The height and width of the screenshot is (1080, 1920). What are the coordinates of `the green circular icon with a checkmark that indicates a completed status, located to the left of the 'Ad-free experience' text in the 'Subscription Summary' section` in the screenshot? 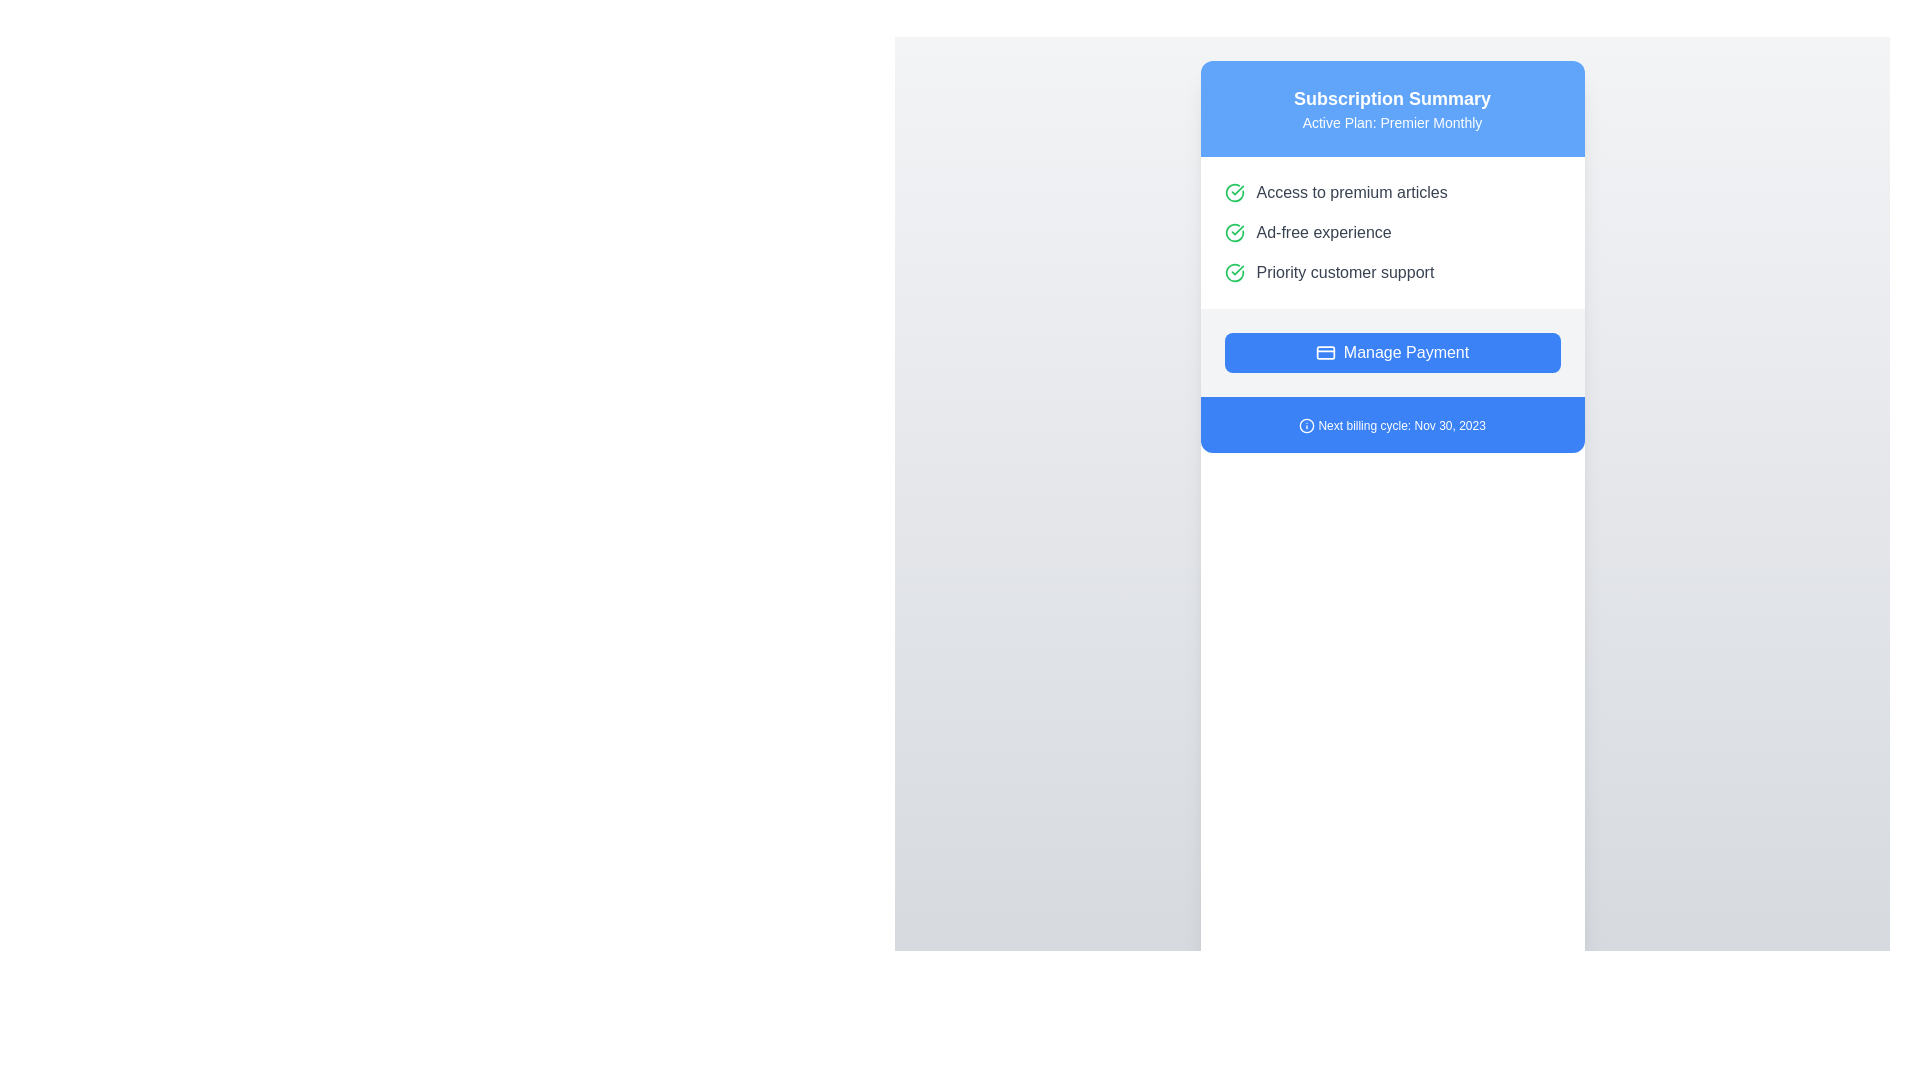 It's located at (1233, 231).